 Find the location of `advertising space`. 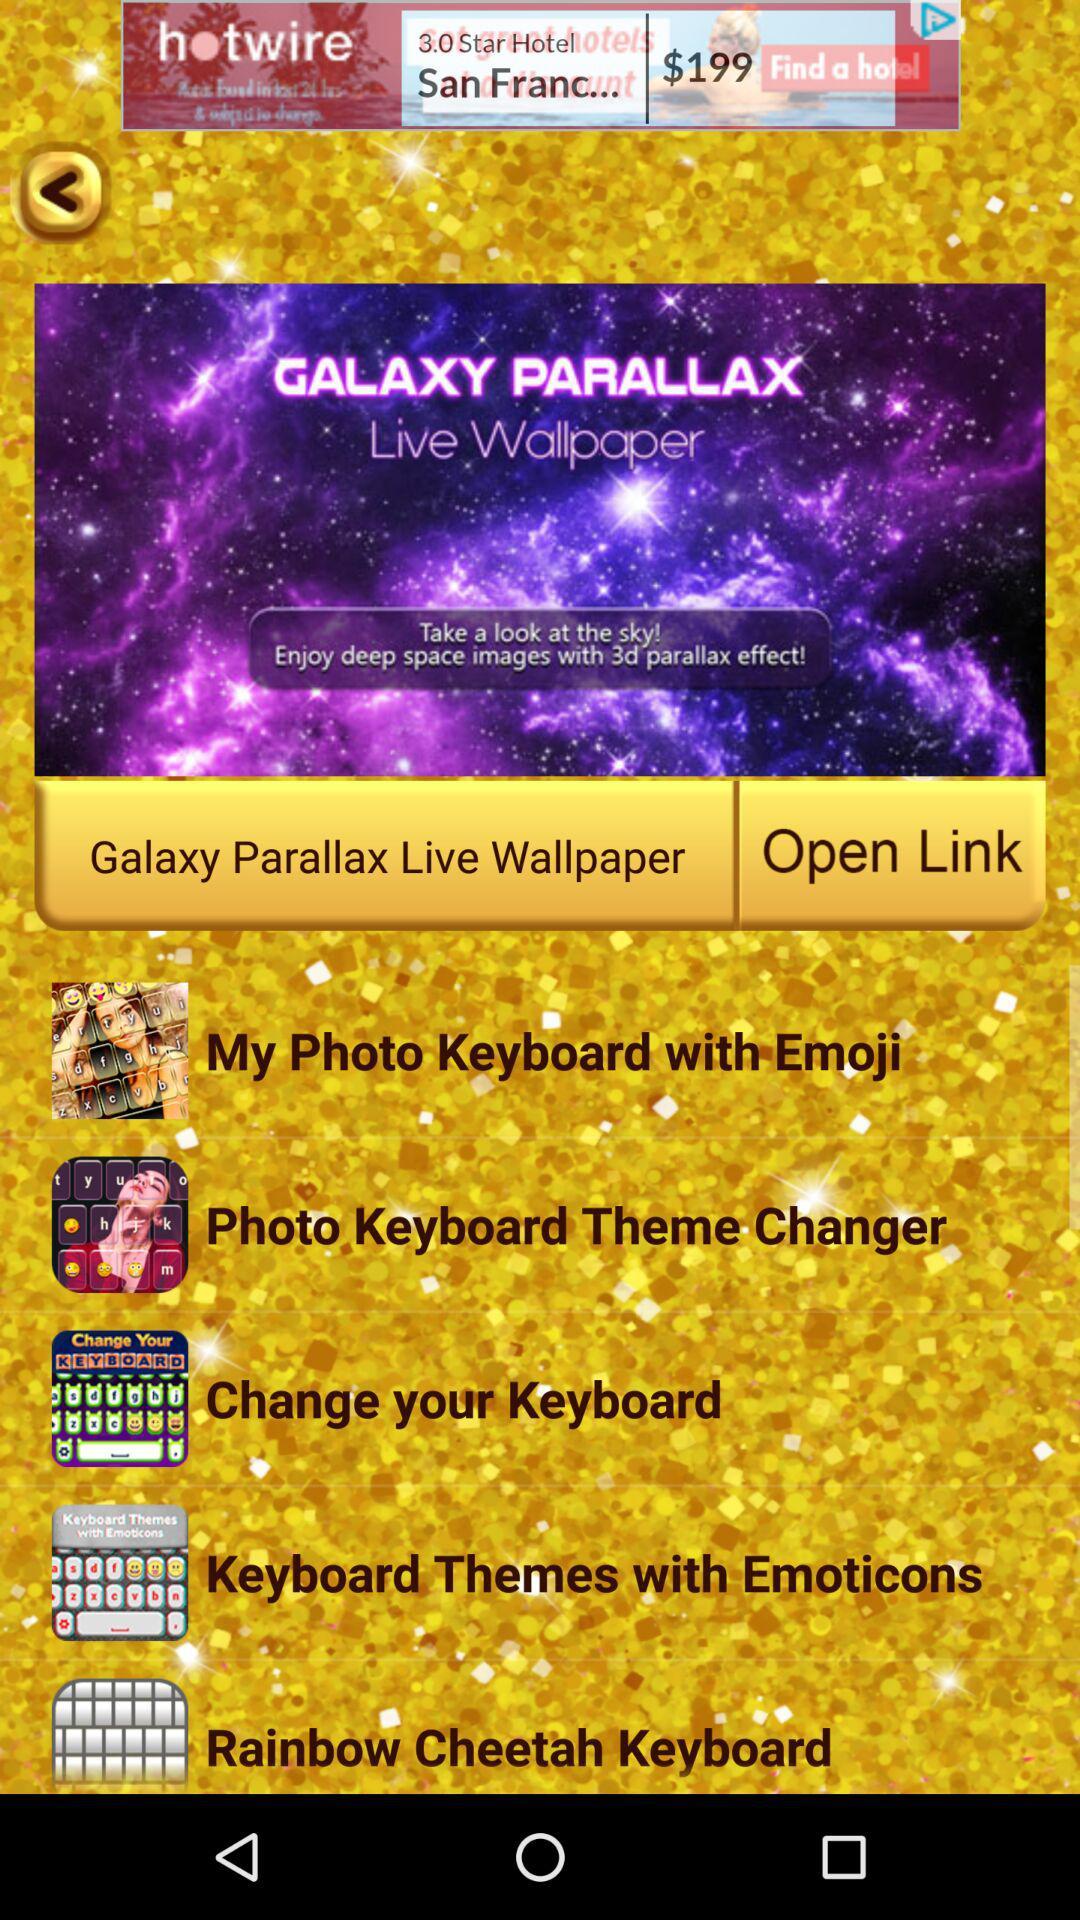

advertising space is located at coordinates (540, 65).